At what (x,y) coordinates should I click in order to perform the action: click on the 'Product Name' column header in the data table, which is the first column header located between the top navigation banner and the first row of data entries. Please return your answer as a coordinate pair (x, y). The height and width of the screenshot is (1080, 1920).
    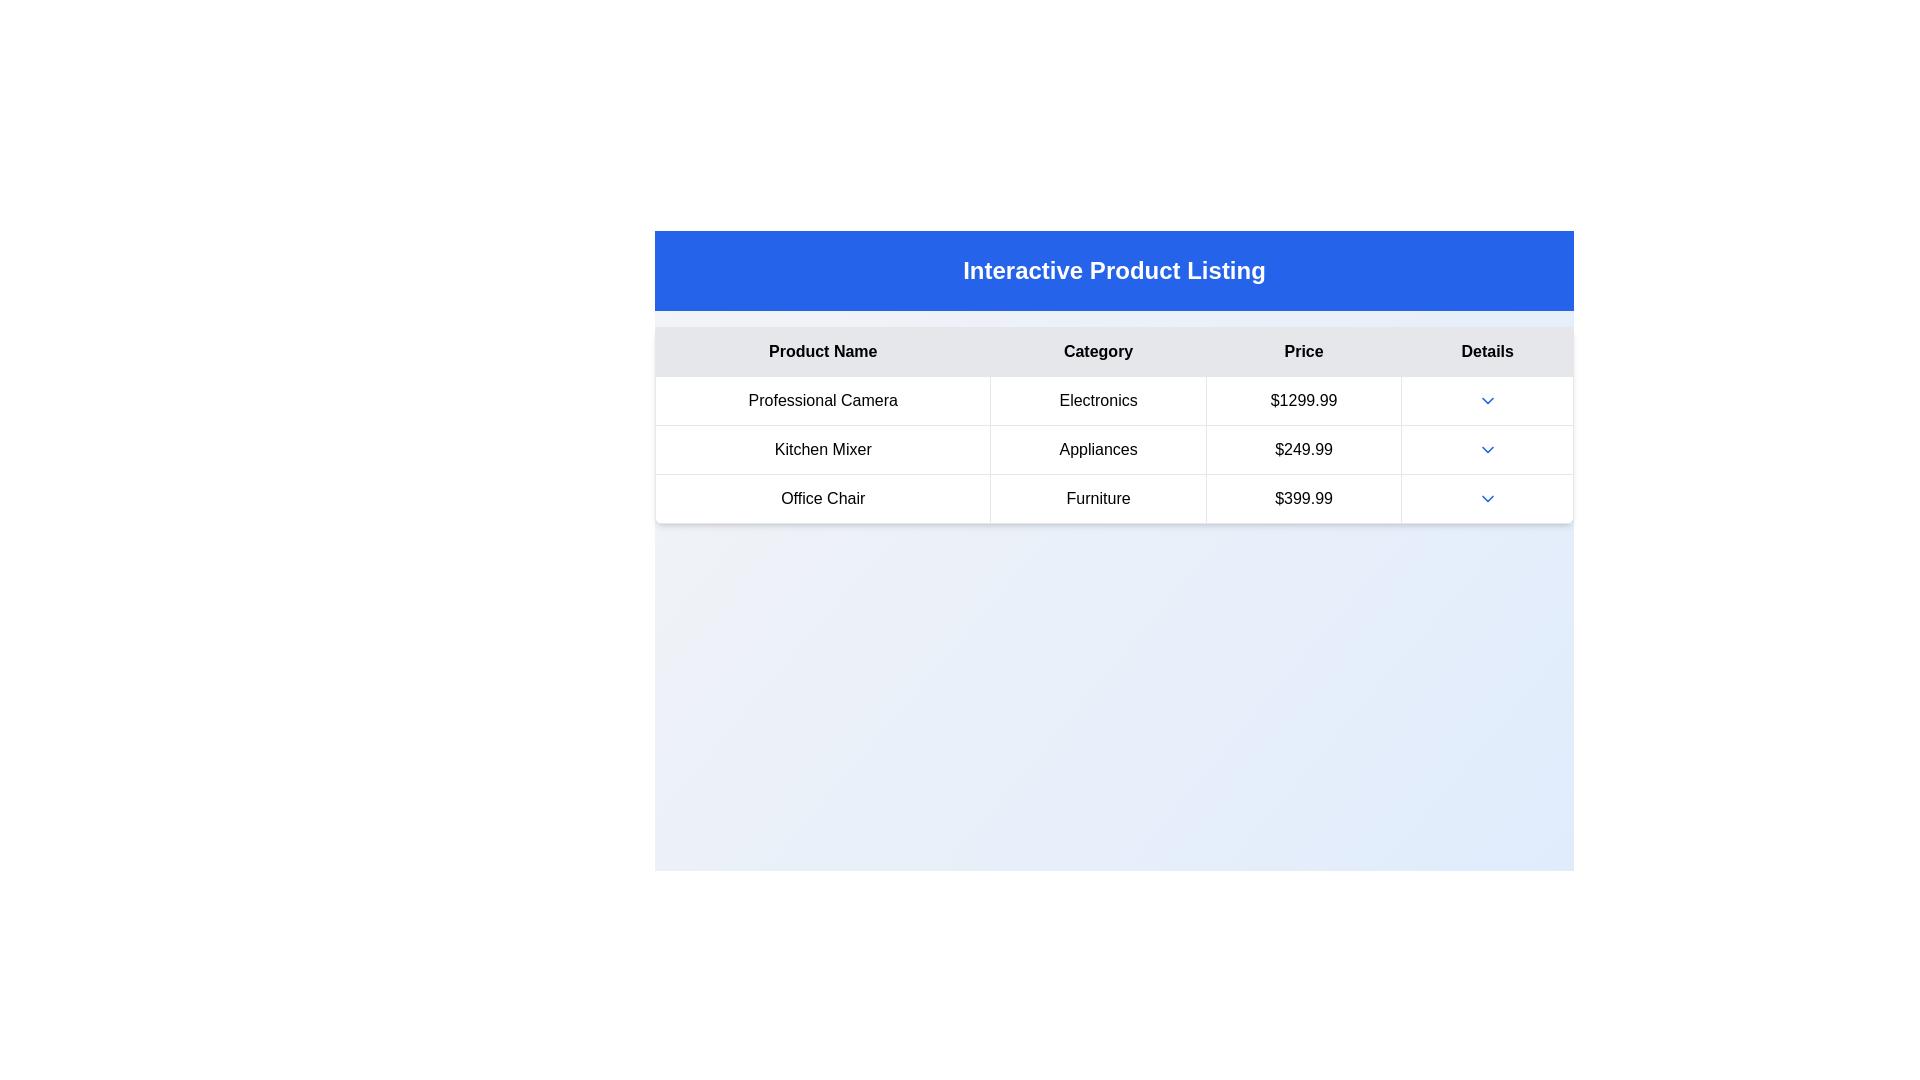
    Looking at the image, I should click on (823, 350).